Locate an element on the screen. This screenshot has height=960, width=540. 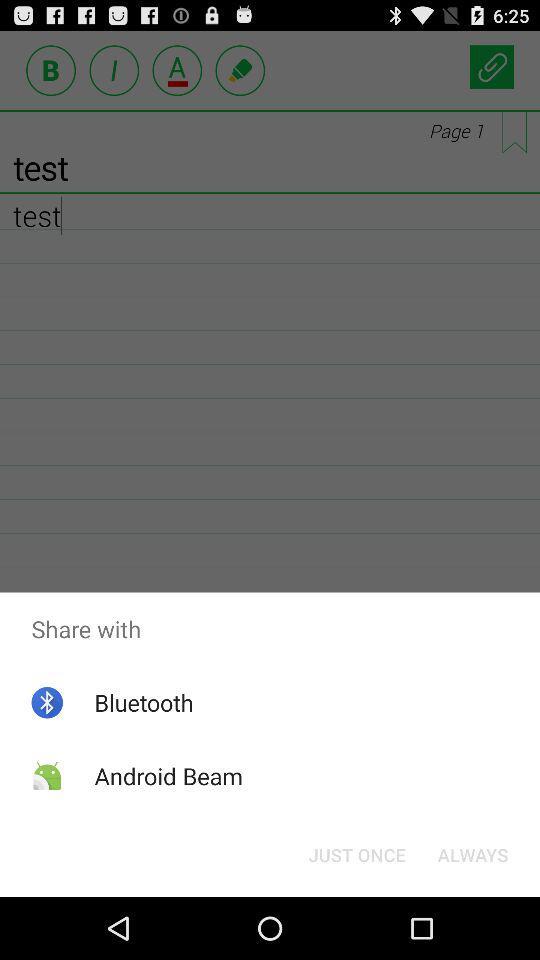
button to the right of just once item is located at coordinates (472, 853).